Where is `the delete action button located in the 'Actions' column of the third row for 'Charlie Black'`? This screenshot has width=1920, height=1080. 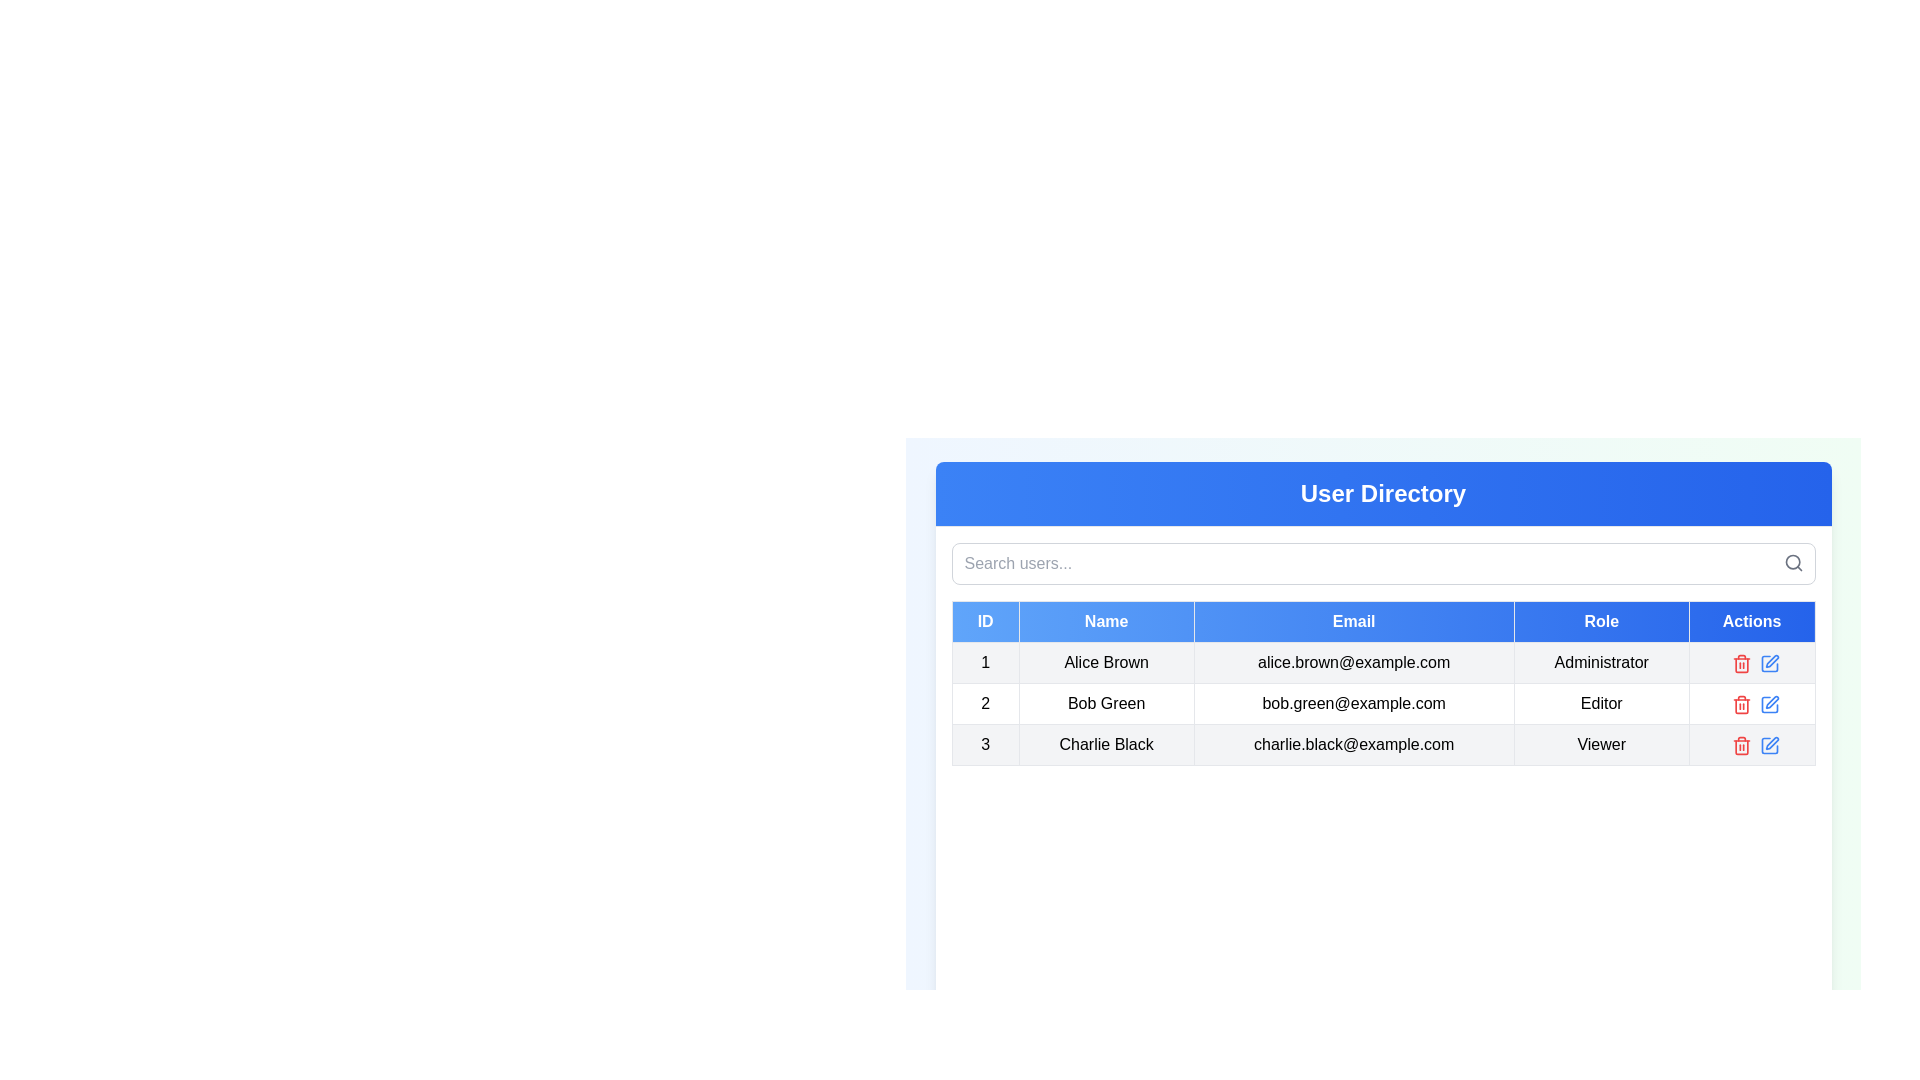
the delete action button located in the 'Actions' column of the third row for 'Charlie Black' is located at coordinates (1741, 745).